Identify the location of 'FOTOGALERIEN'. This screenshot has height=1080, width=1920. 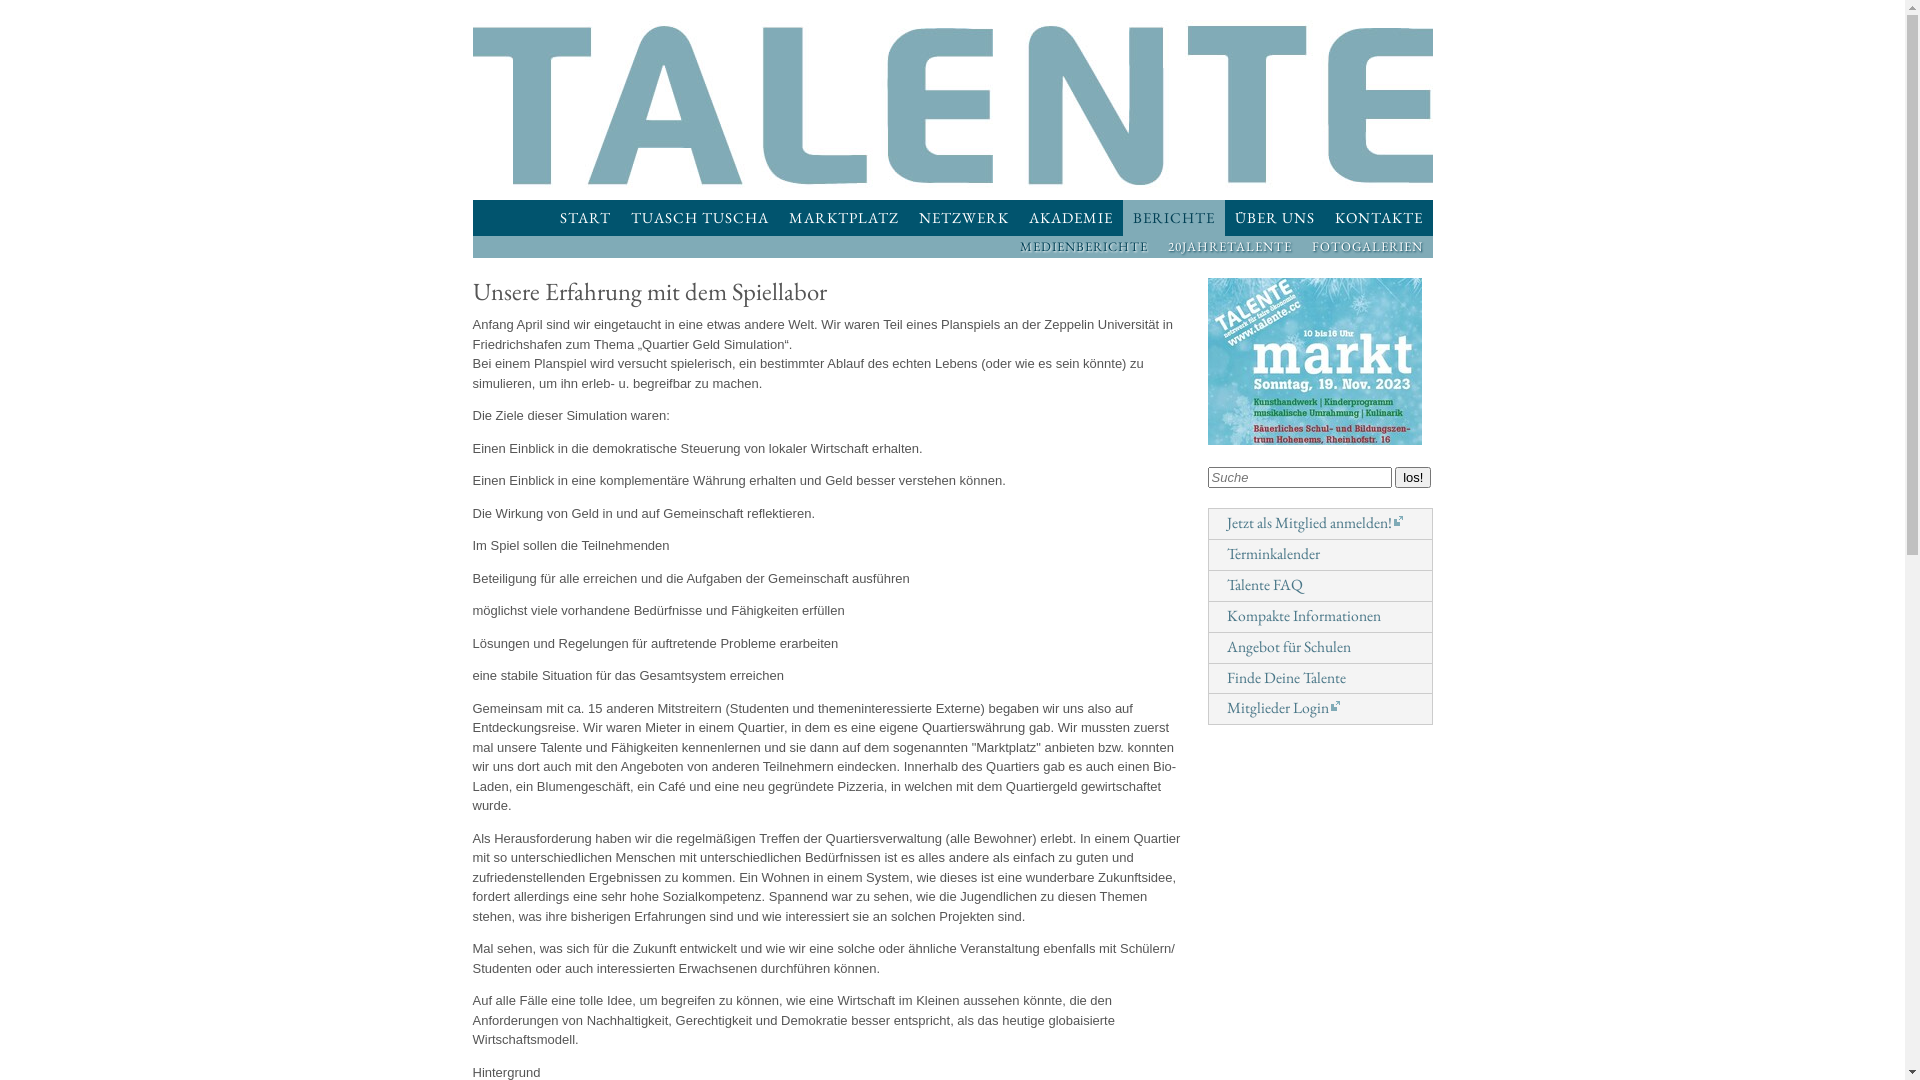
(1366, 245).